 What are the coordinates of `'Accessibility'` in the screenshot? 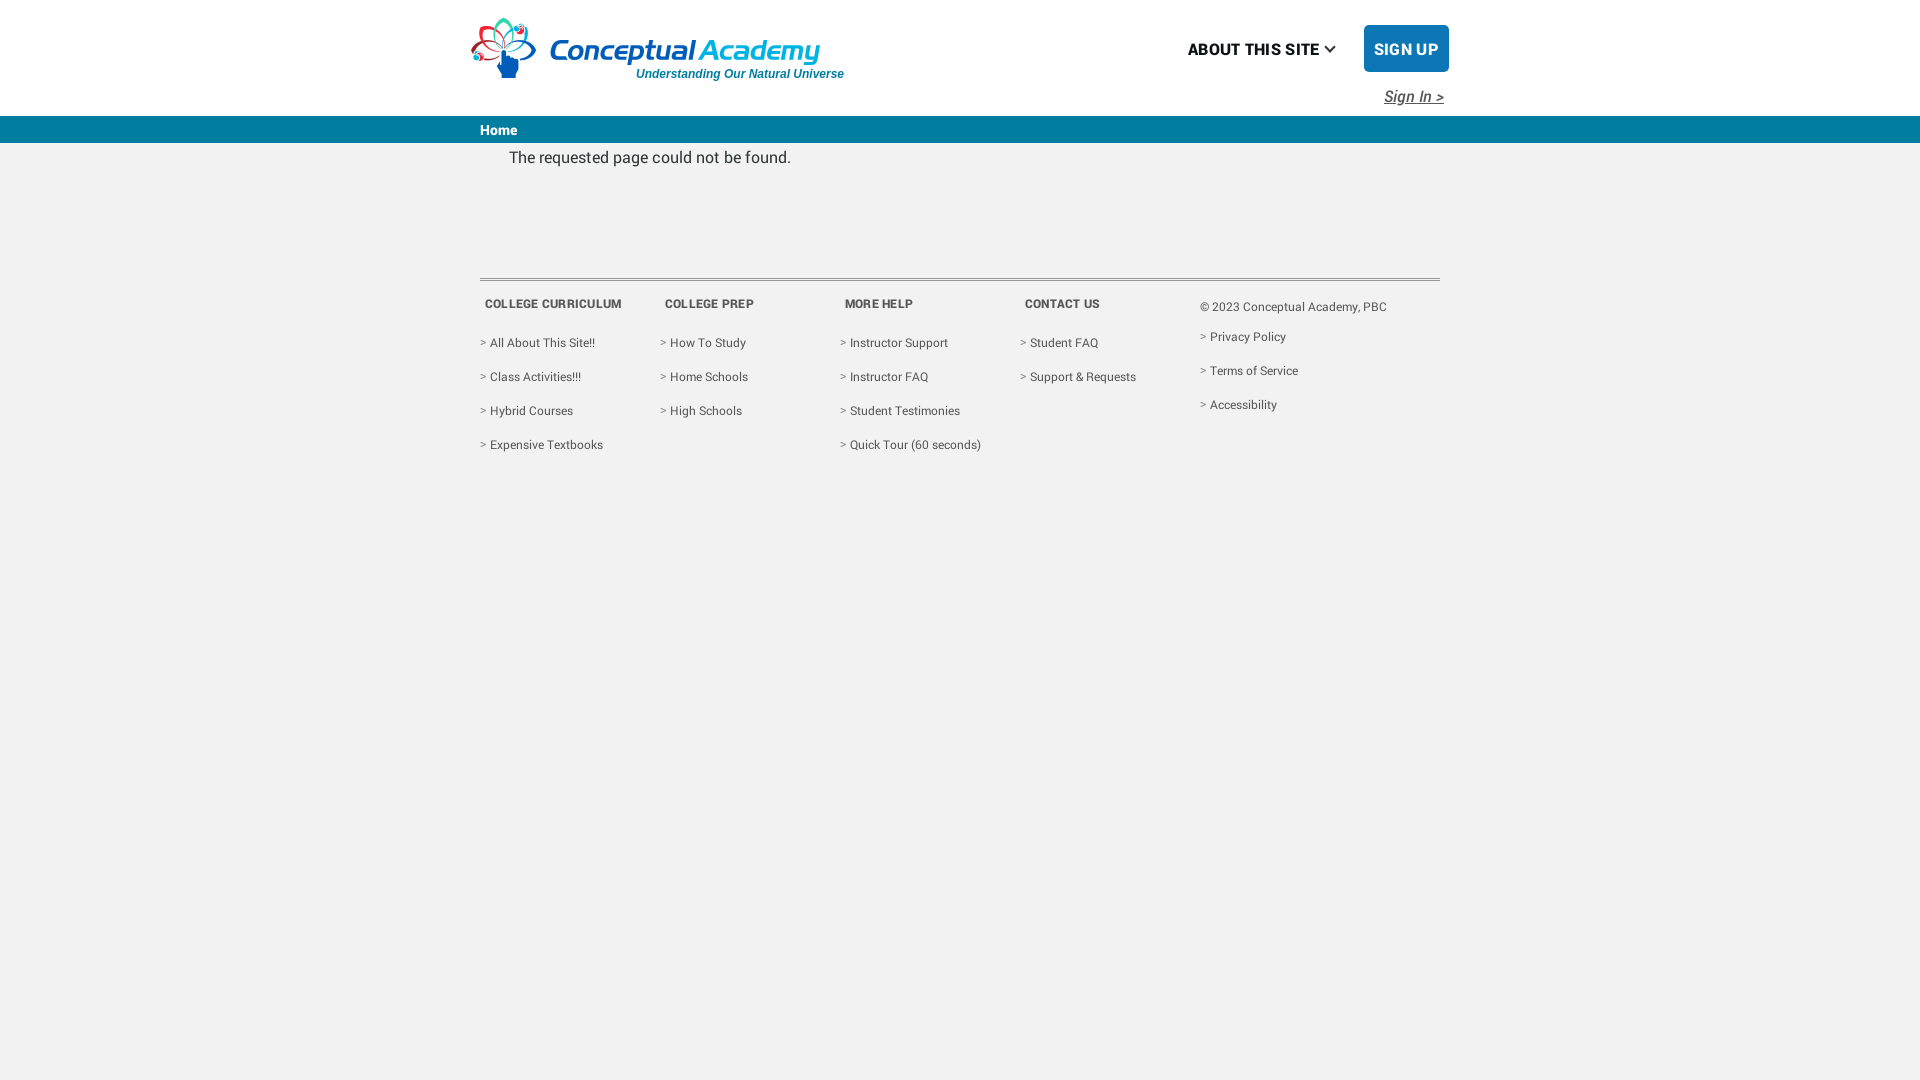 It's located at (1242, 404).